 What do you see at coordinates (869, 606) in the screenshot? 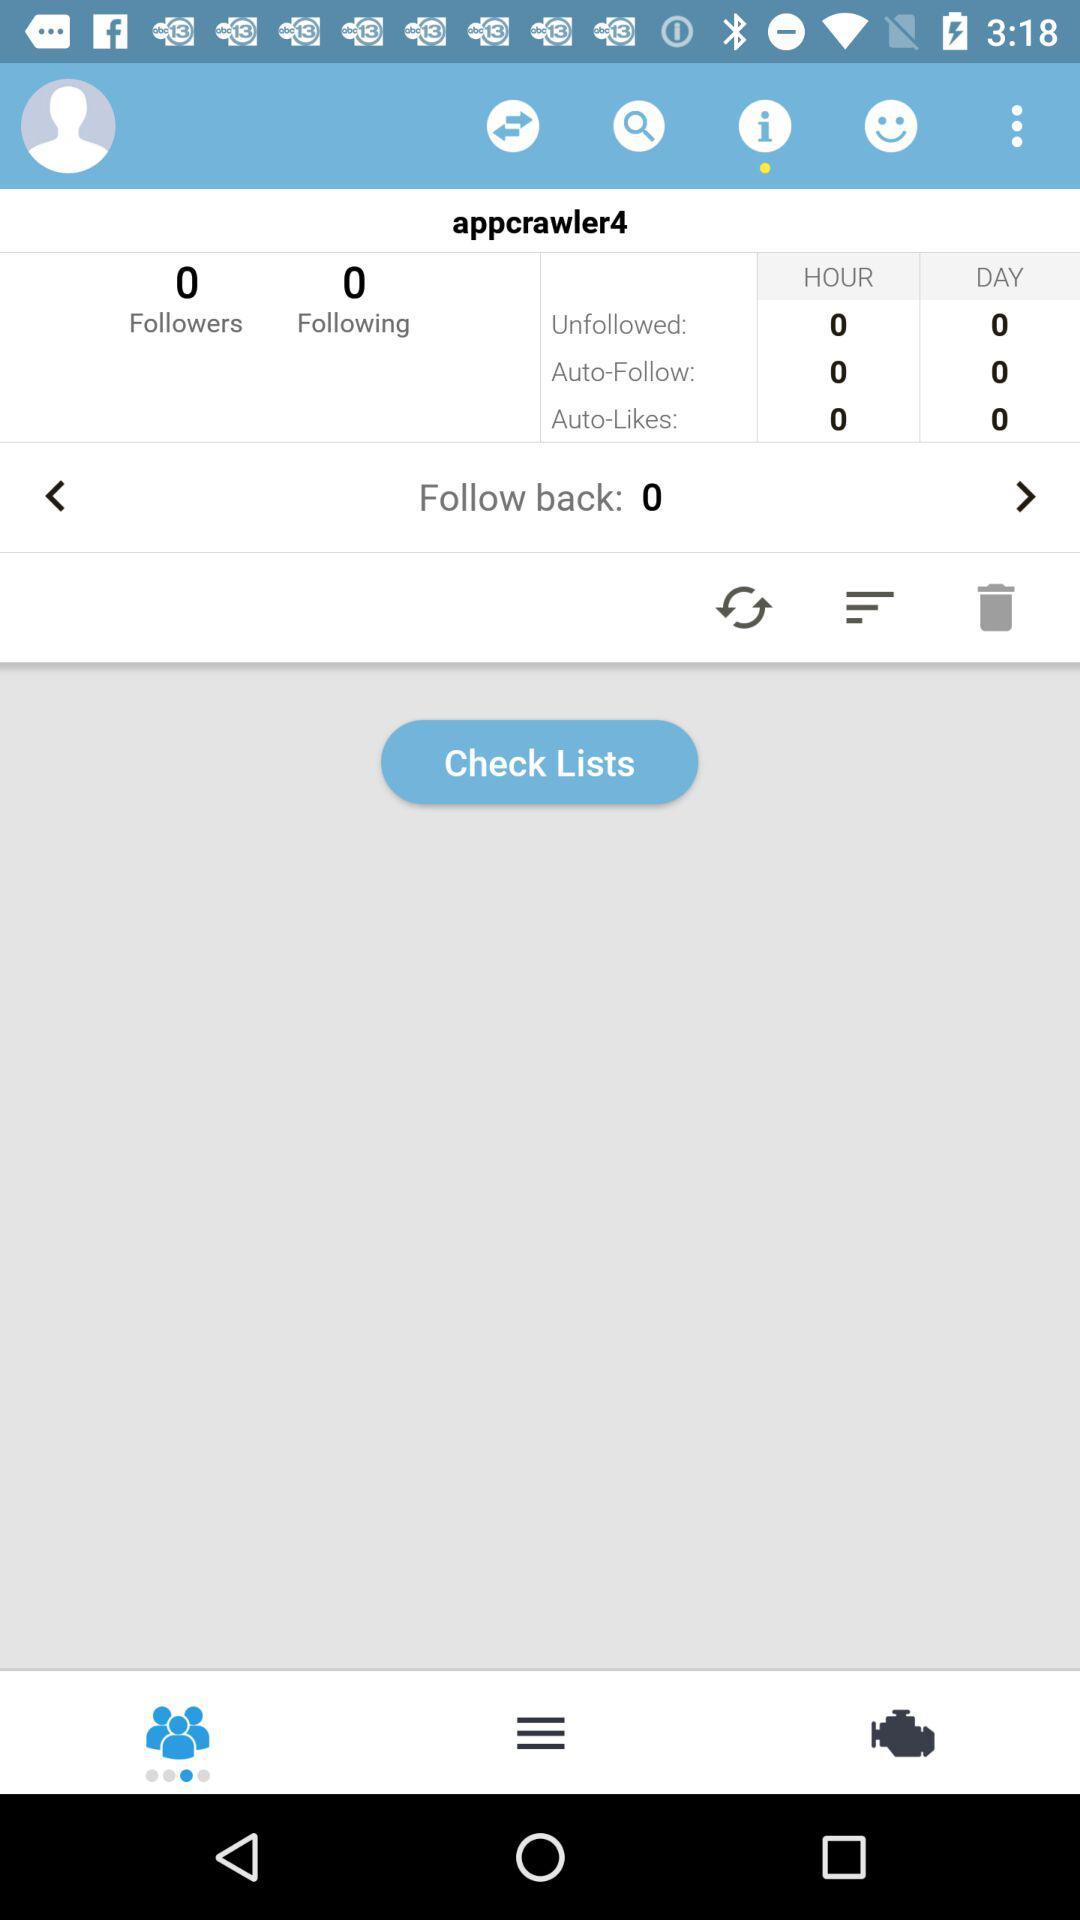
I see `the filter_list icon` at bounding box center [869, 606].